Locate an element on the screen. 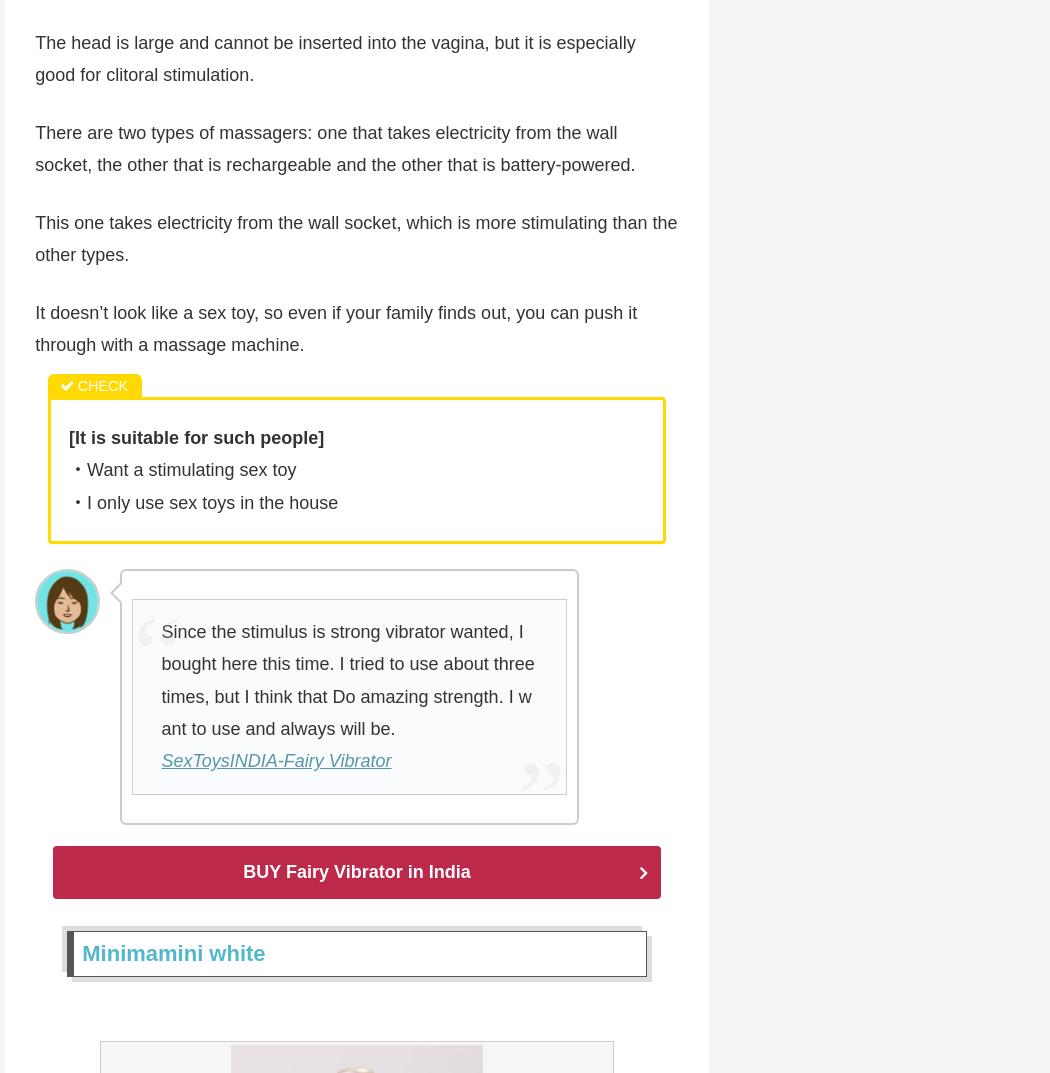 This screenshot has height=1073, width=1050. 'BUY Fairy Vibrator in India' is located at coordinates (355, 872).